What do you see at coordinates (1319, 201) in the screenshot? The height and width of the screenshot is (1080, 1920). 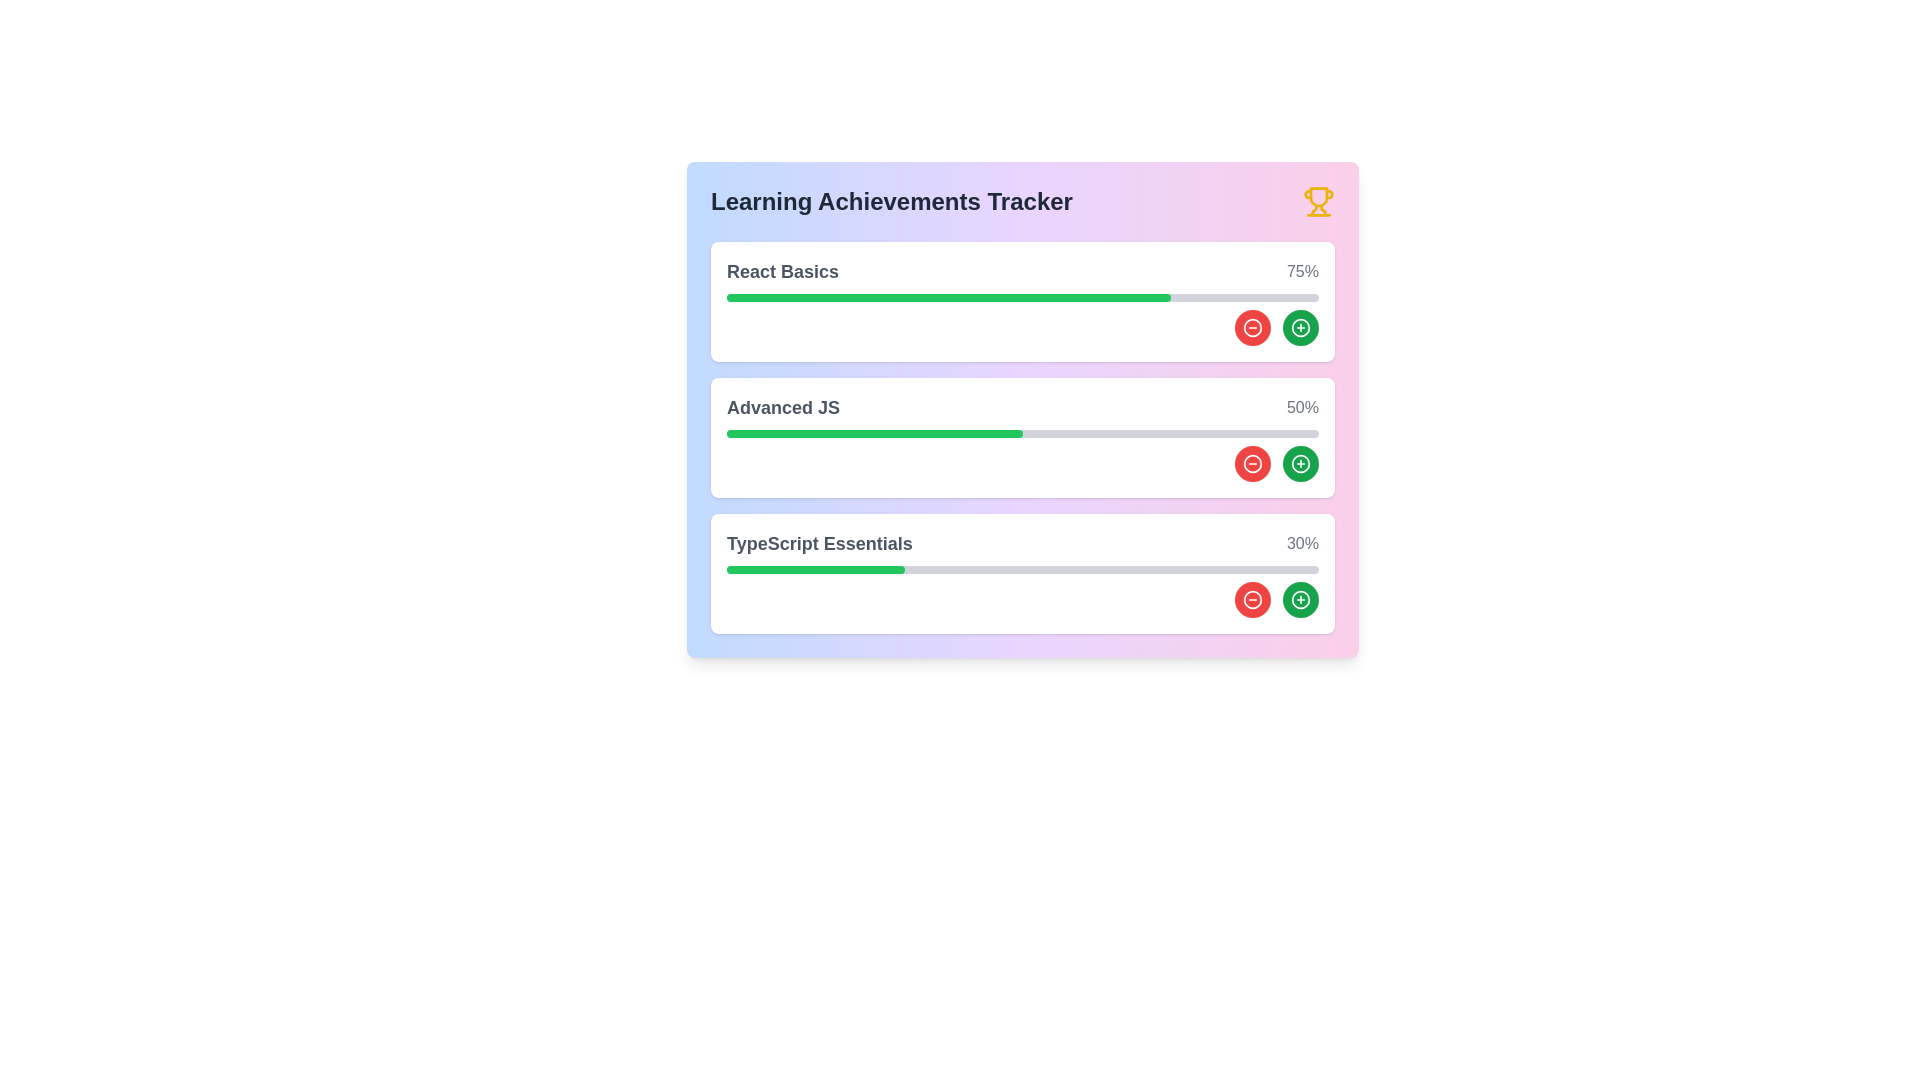 I see `the trophy icon, which is golden yellow and located at the far right of the 'Learning Achievements Tracker' header section` at bounding box center [1319, 201].